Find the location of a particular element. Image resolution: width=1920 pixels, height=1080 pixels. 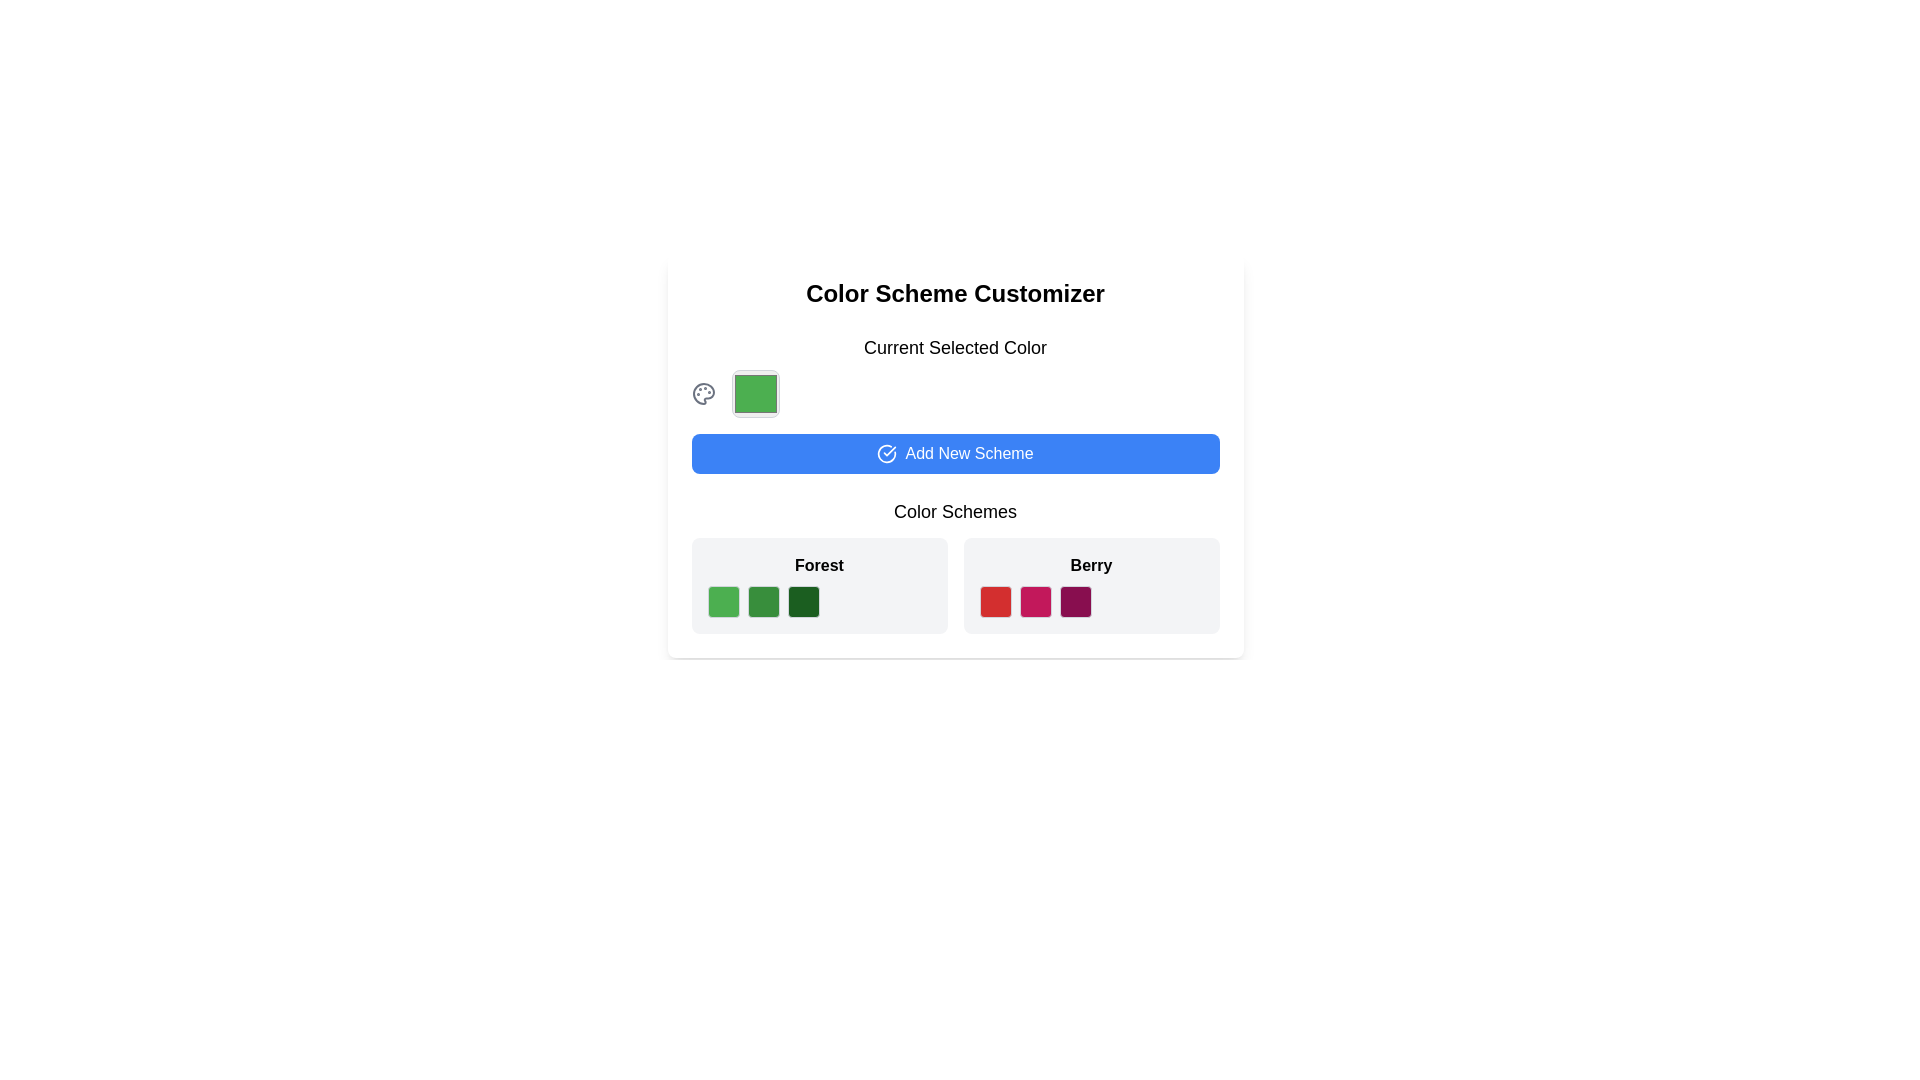

the third selectable color option, which is a small square with rounded corners and a dark green fill color is located at coordinates (803, 600).